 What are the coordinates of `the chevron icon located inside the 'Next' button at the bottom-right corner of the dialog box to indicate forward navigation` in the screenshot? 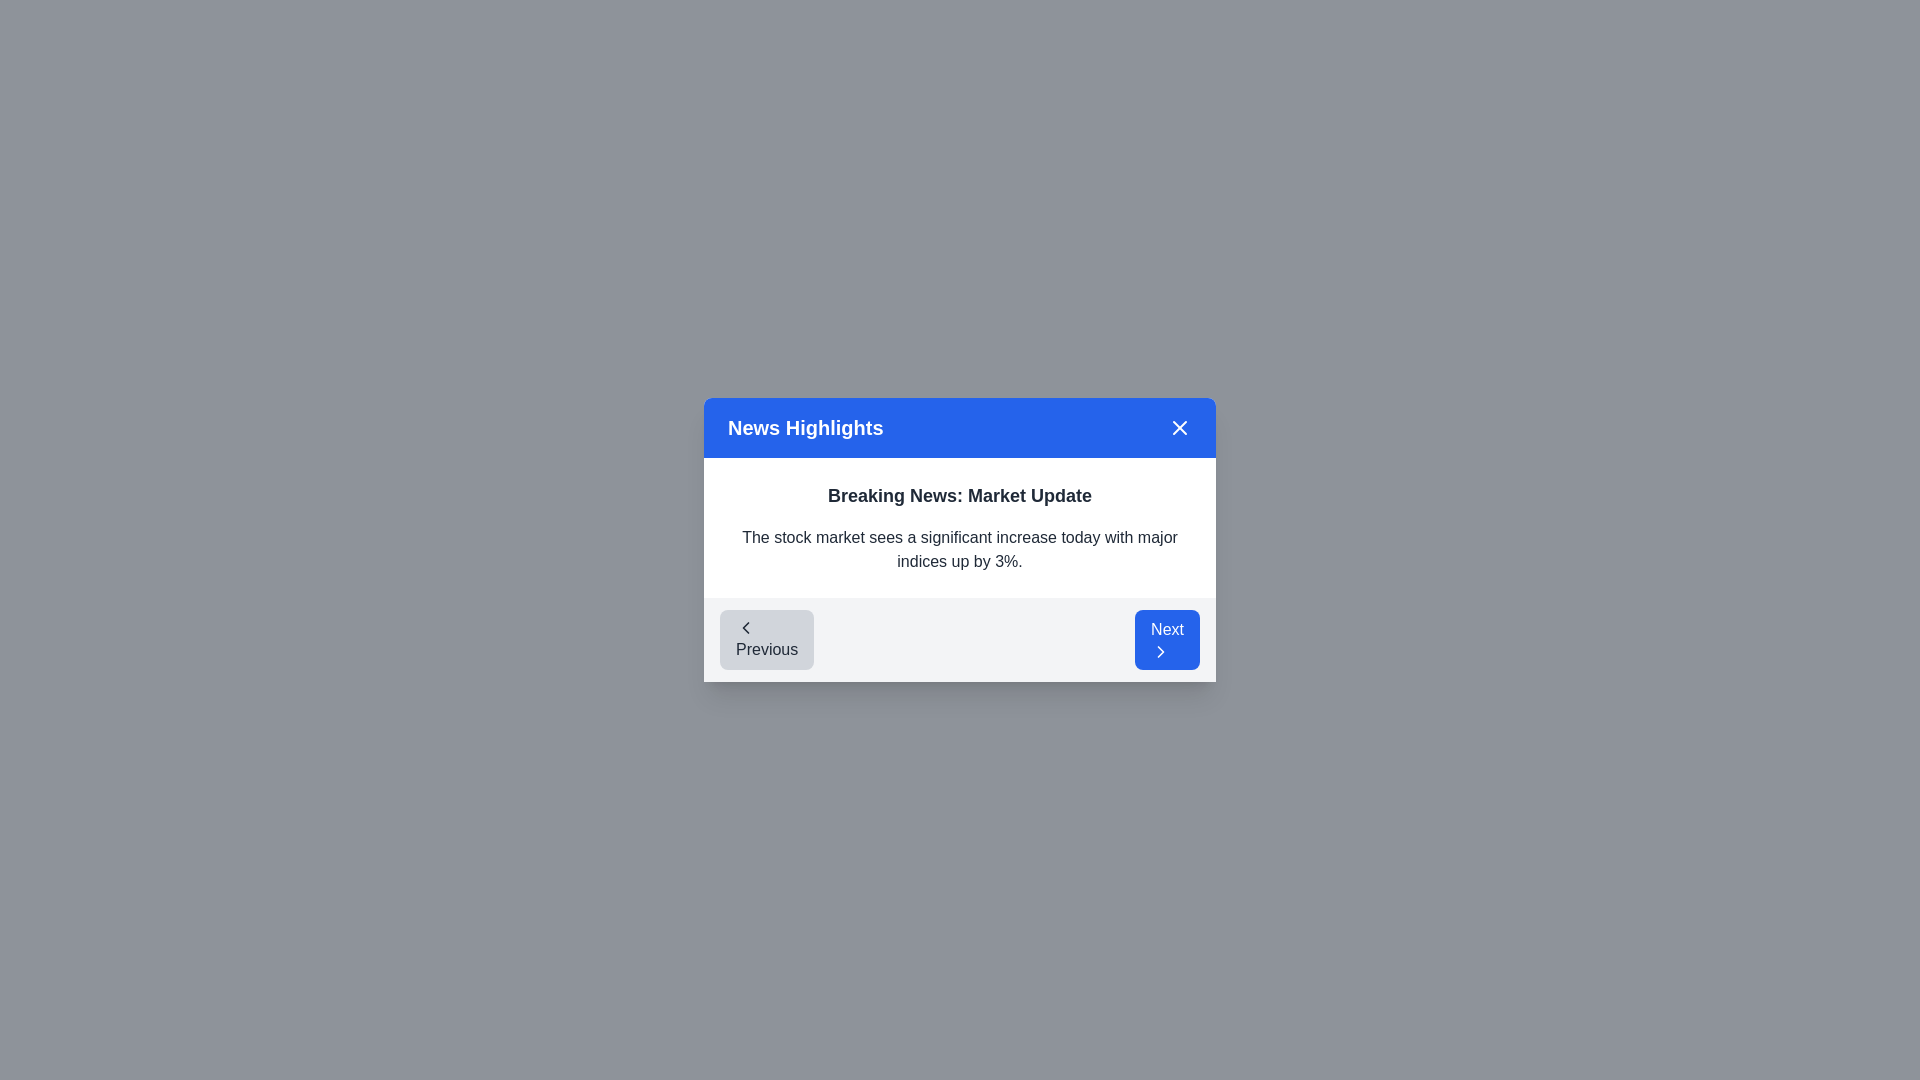 It's located at (1161, 651).